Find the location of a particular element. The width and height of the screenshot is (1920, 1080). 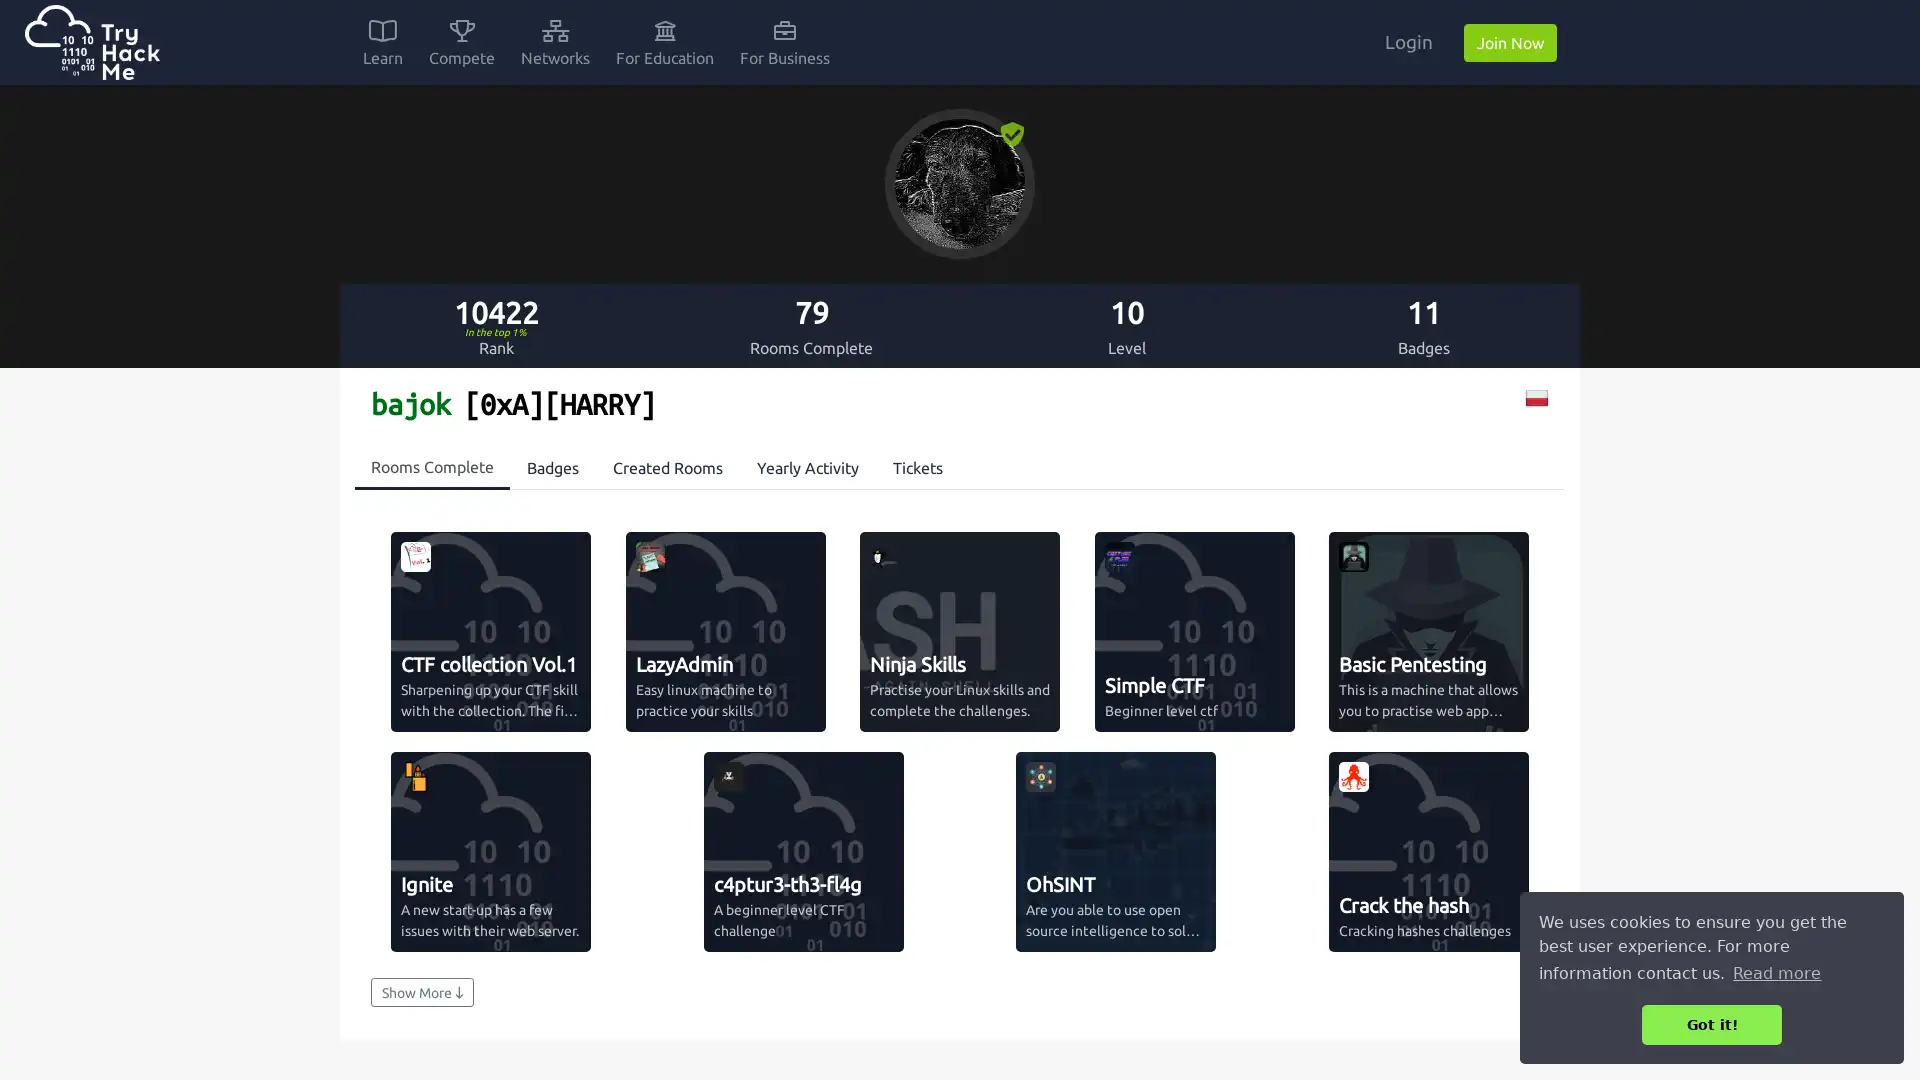

dismiss cookie message is located at coordinates (1711, 1024).